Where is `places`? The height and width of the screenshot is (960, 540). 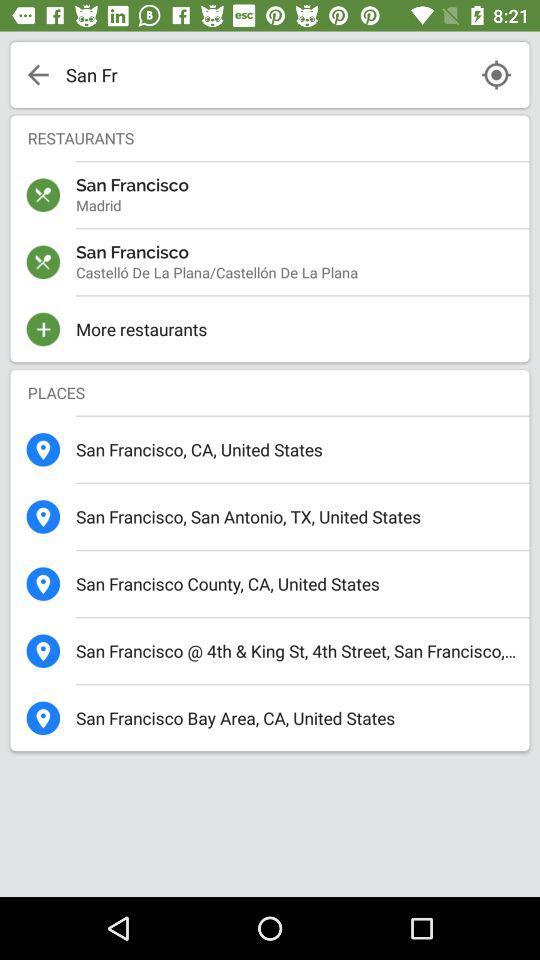 places is located at coordinates (270, 391).